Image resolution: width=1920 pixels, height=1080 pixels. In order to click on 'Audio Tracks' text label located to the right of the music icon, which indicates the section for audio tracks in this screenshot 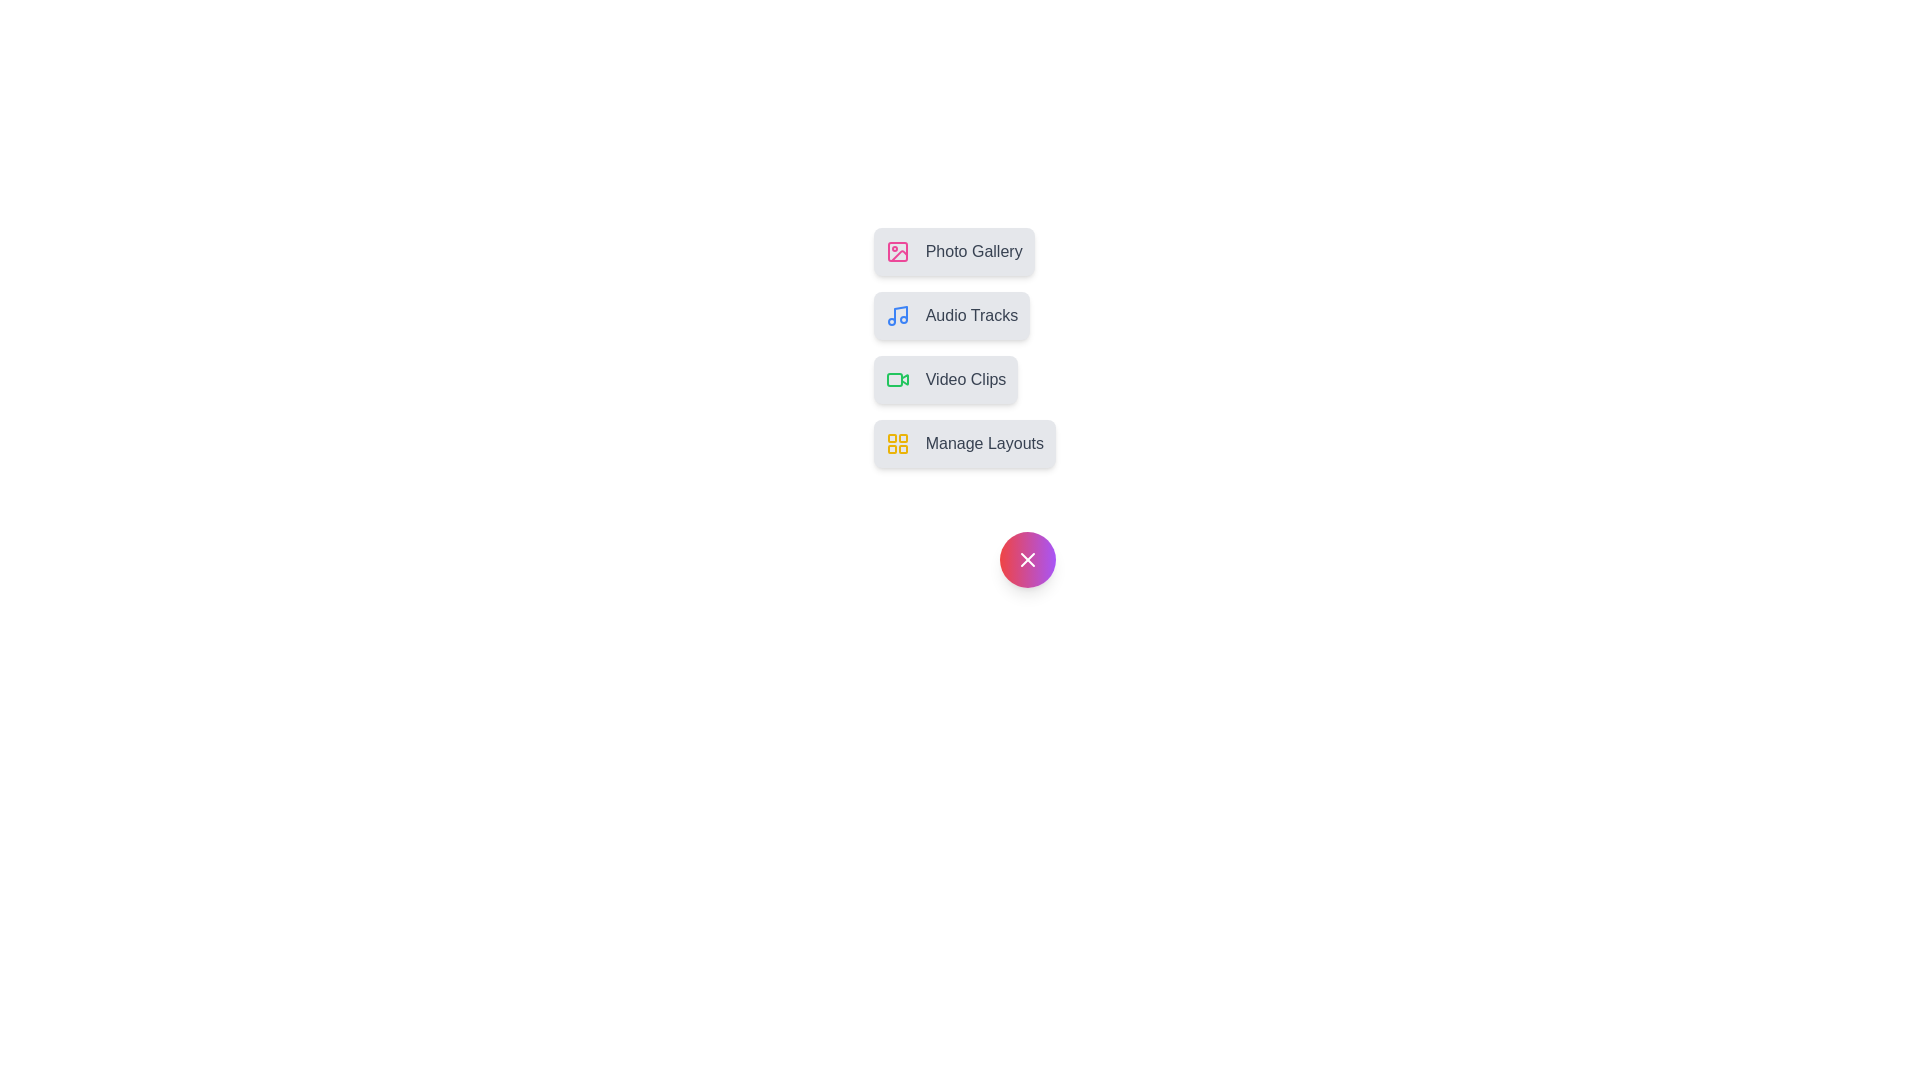, I will do `click(971, 315)`.